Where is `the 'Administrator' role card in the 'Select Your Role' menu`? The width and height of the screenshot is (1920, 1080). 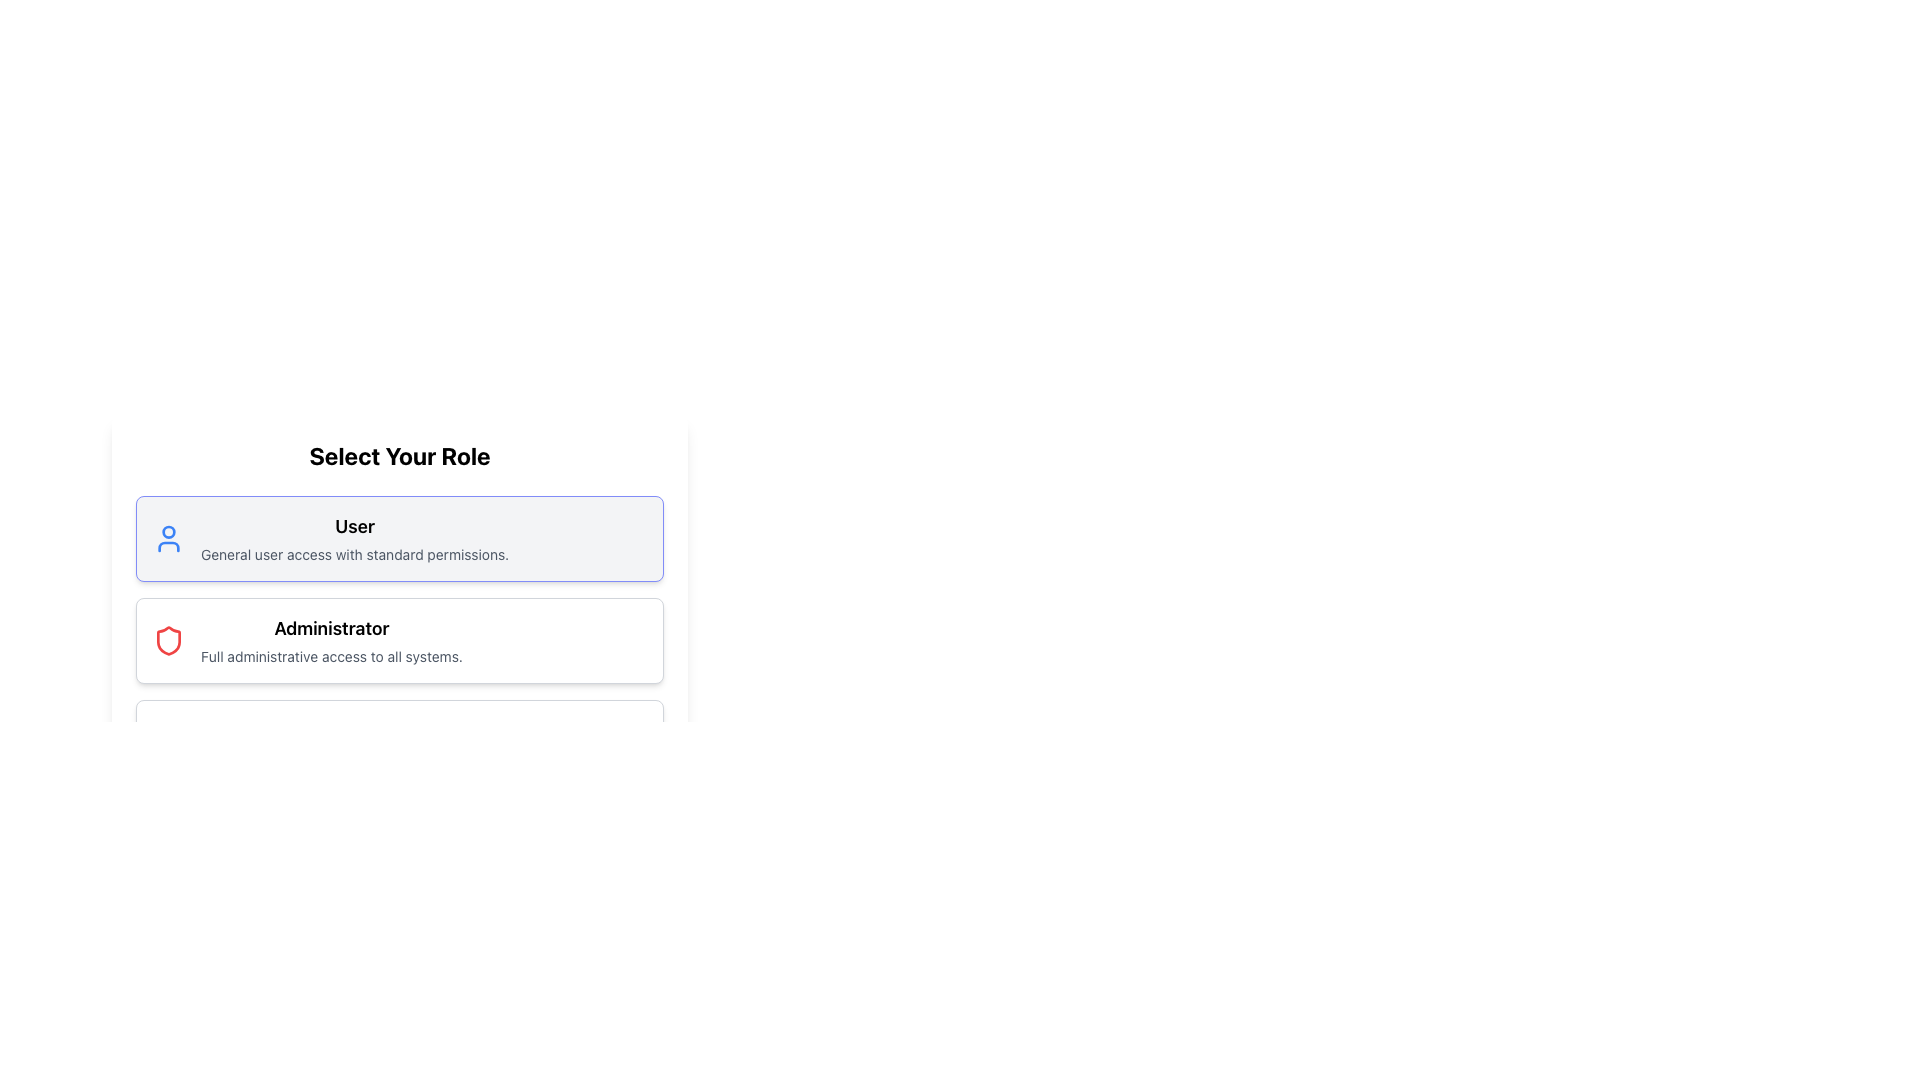
the 'Administrator' role card in the 'Select Your Role' menu is located at coordinates (399, 640).